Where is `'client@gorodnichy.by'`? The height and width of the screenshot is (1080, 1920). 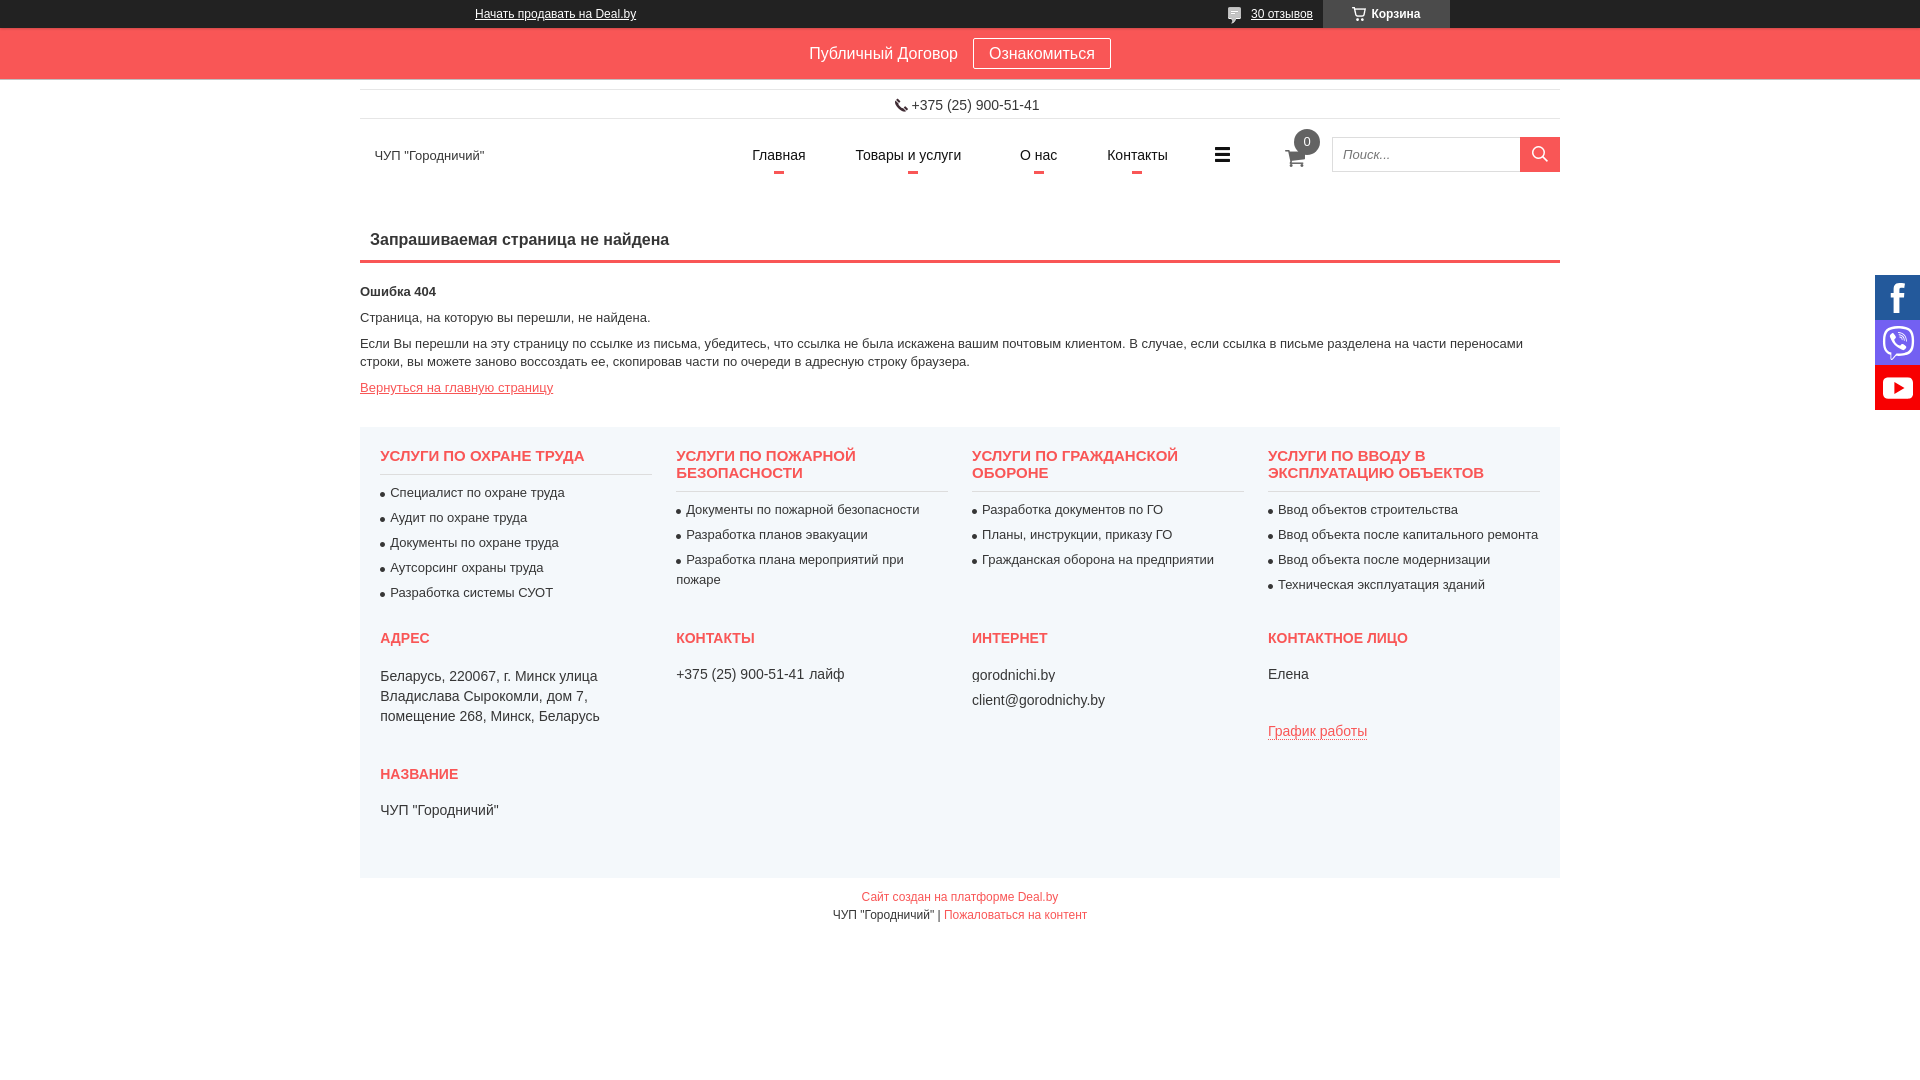
'client@gorodnichy.by' is located at coordinates (1038, 698).